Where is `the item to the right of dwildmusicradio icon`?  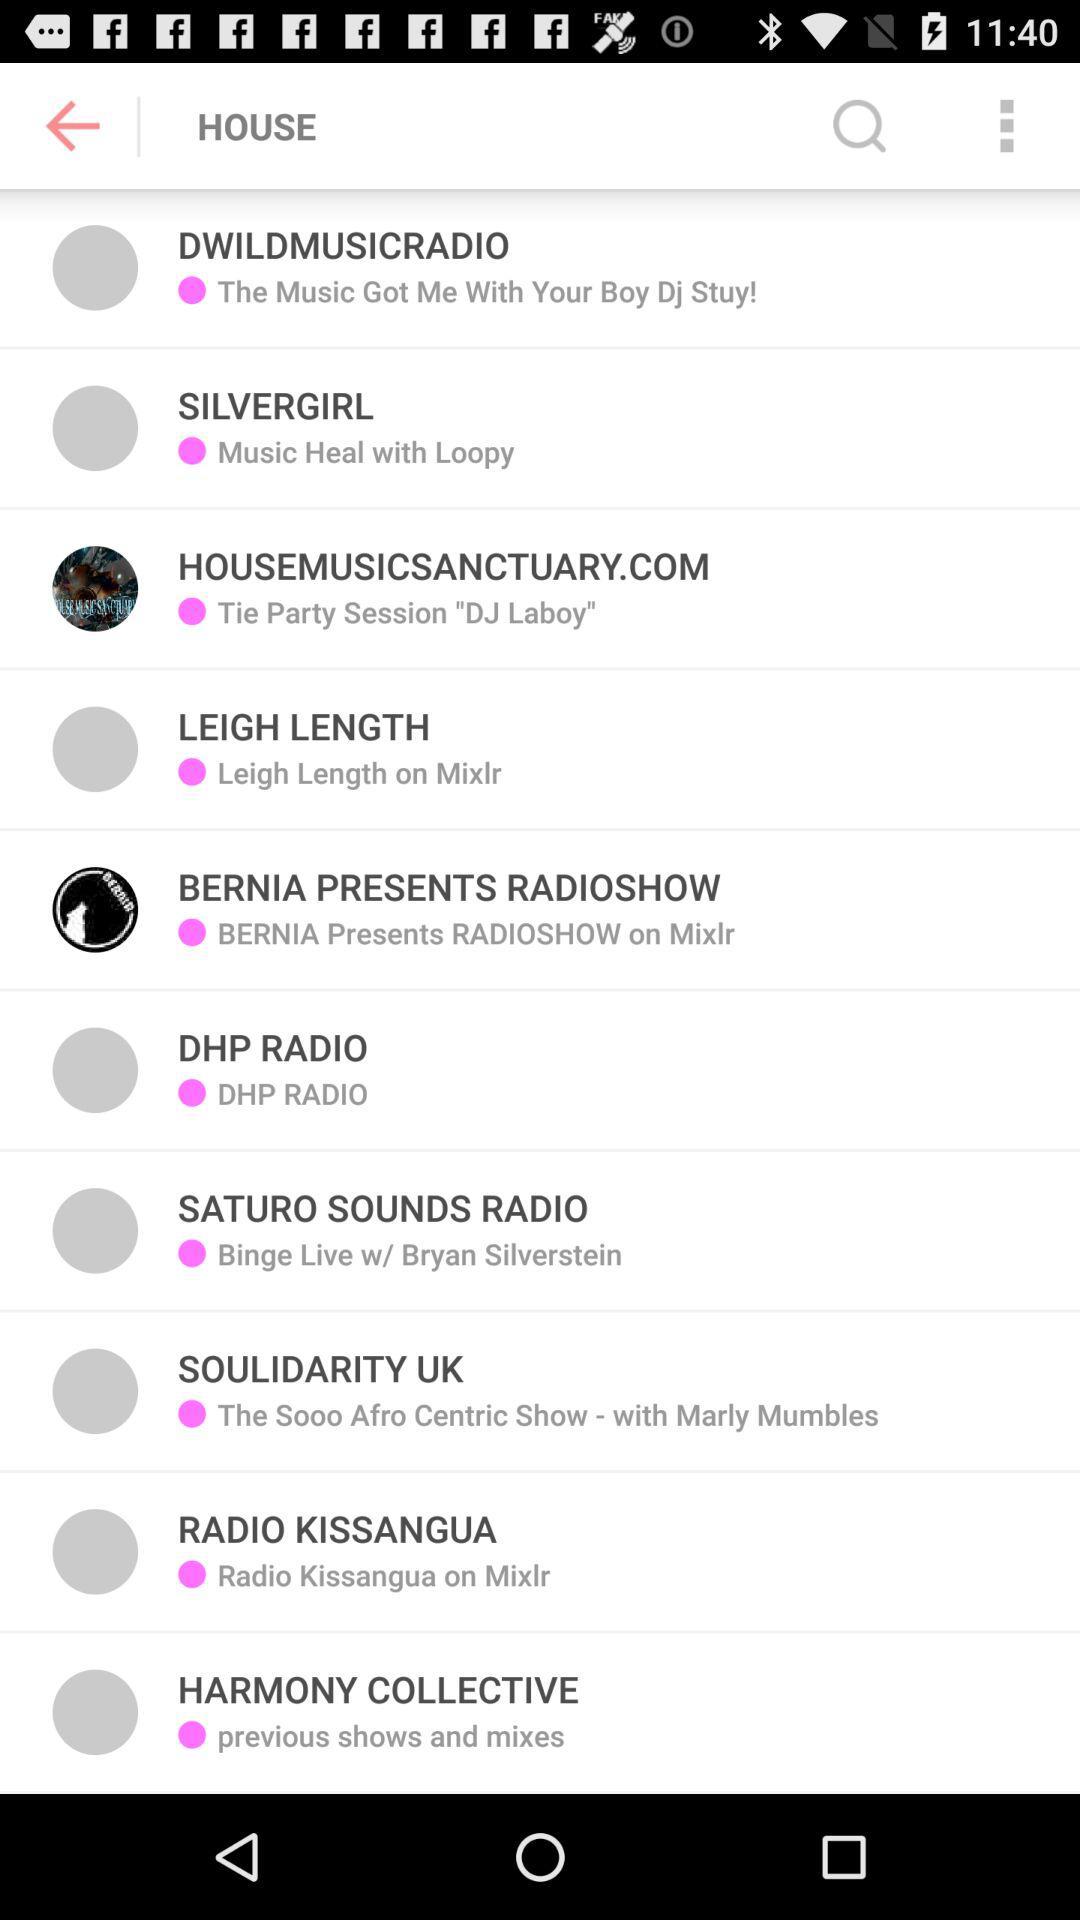
the item to the right of dwildmusicradio icon is located at coordinates (858, 124).